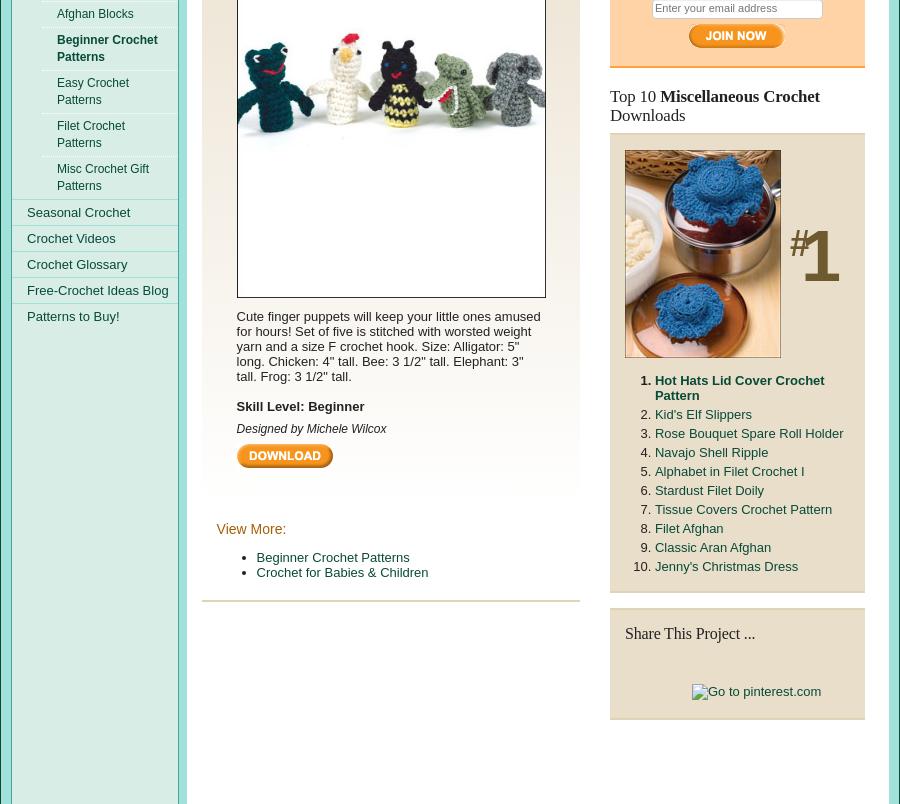 This screenshot has width=900, height=804. I want to click on 'Crochet Videos', so click(70, 238).